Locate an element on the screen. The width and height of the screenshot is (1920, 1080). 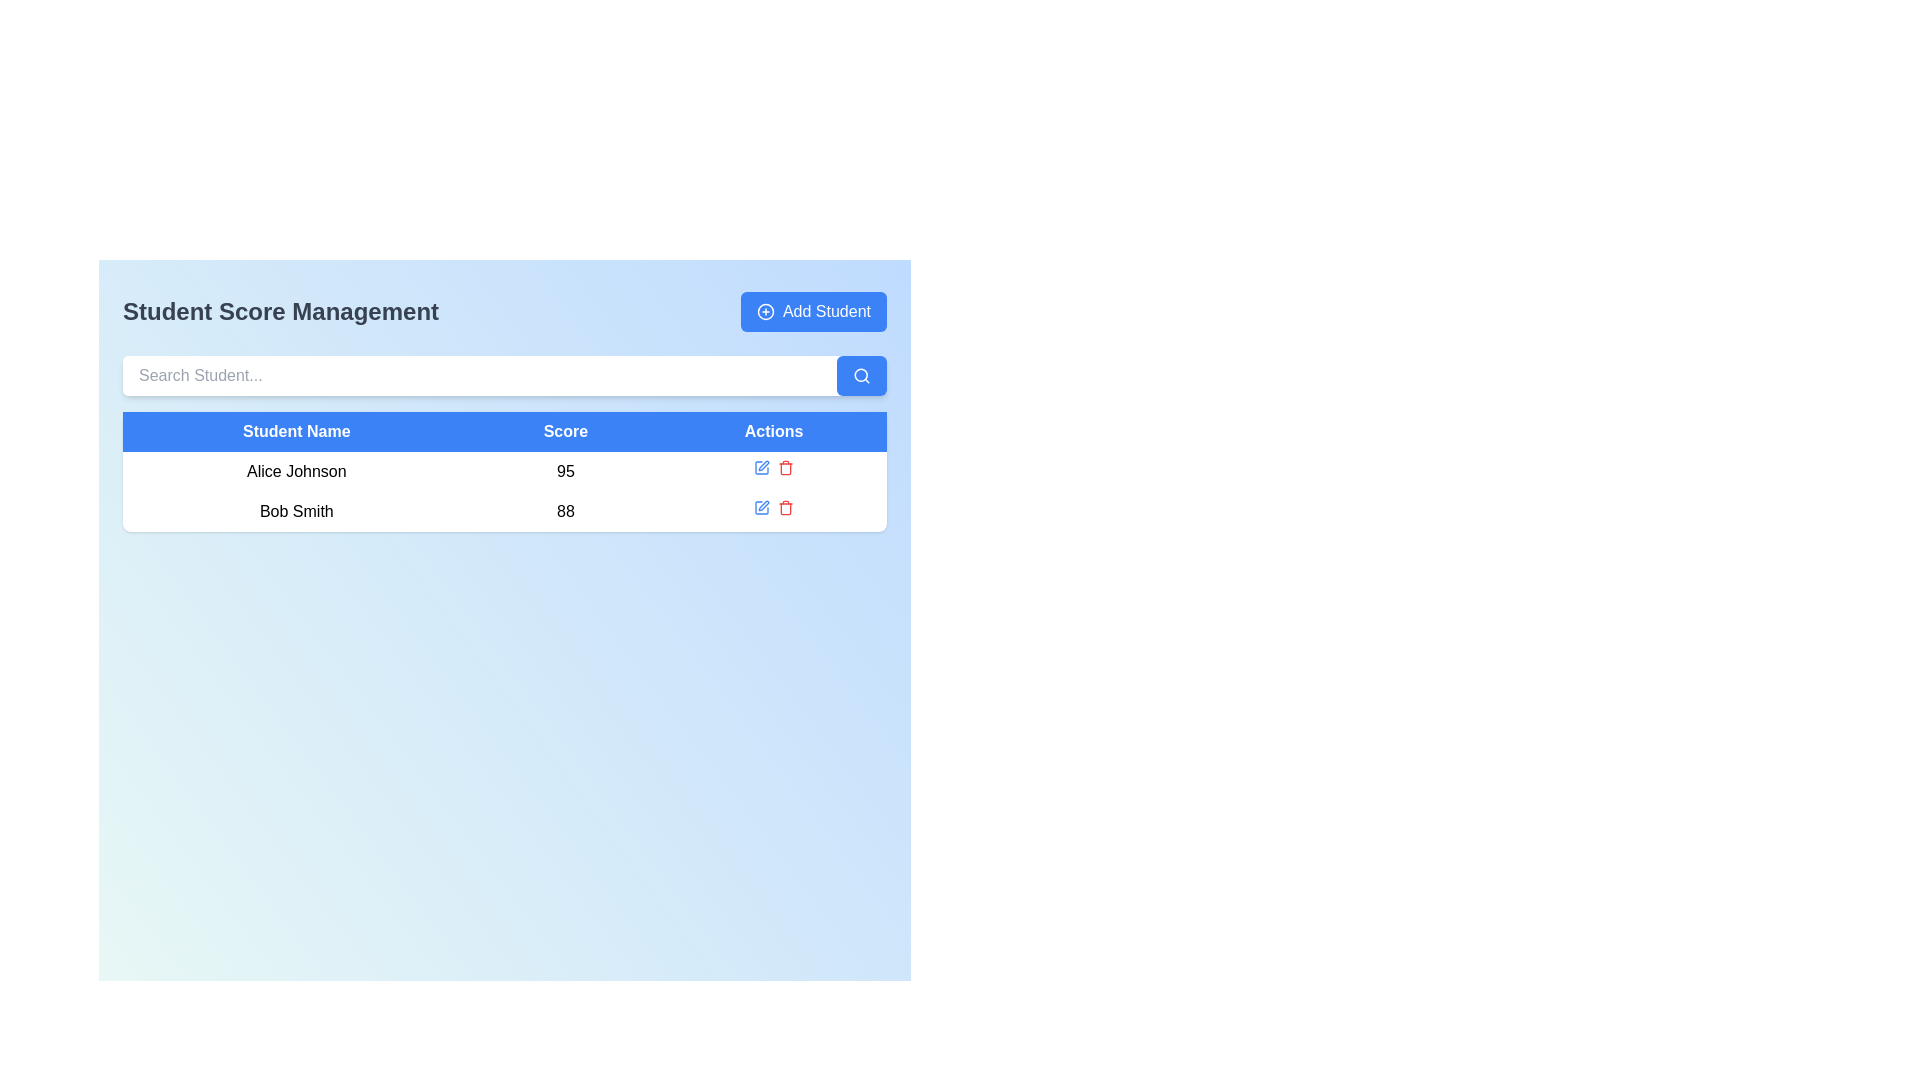
the edit icon located in the 'Actions' column of the table for the student 'Bob Smith' to initiate editing is located at coordinates (761, 507).